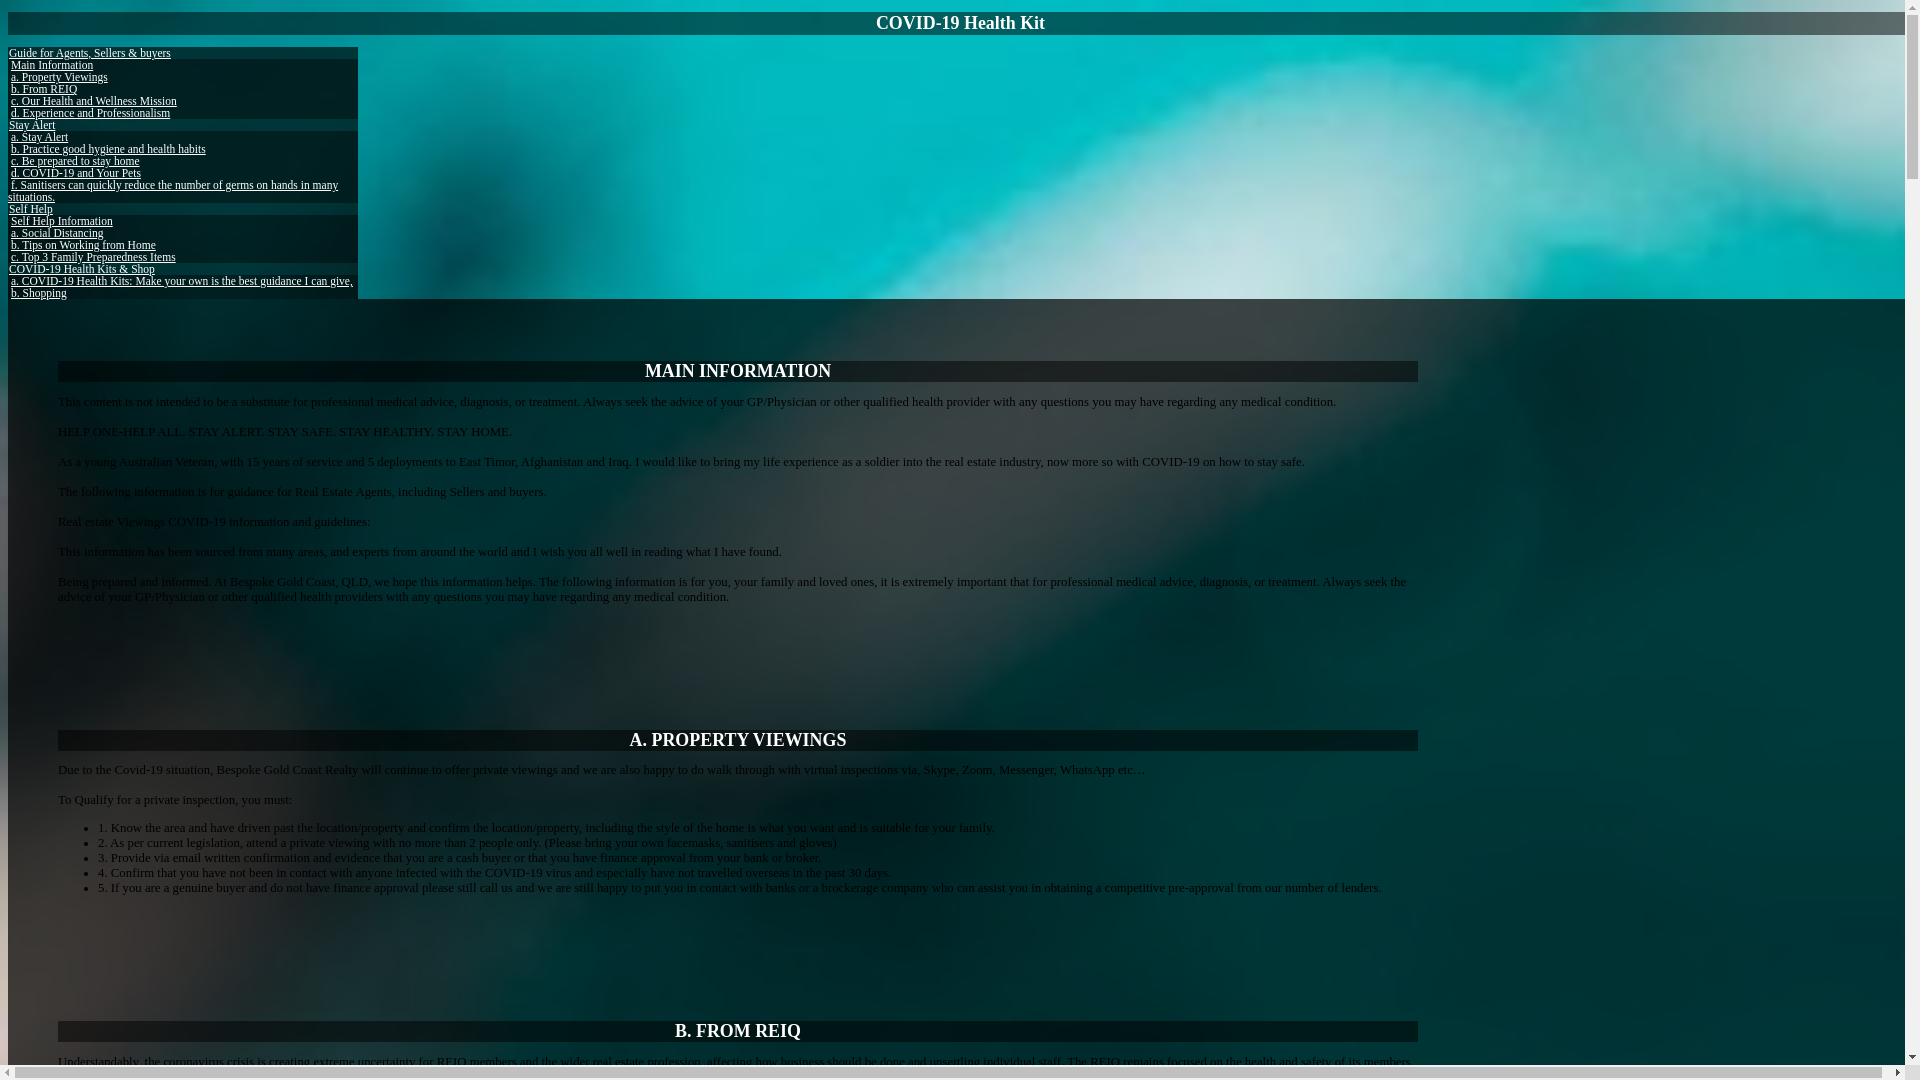 The image size is (1920, 1080). I want to click on 'COVID-19 Health Kits & Shop', so click(80, 268).